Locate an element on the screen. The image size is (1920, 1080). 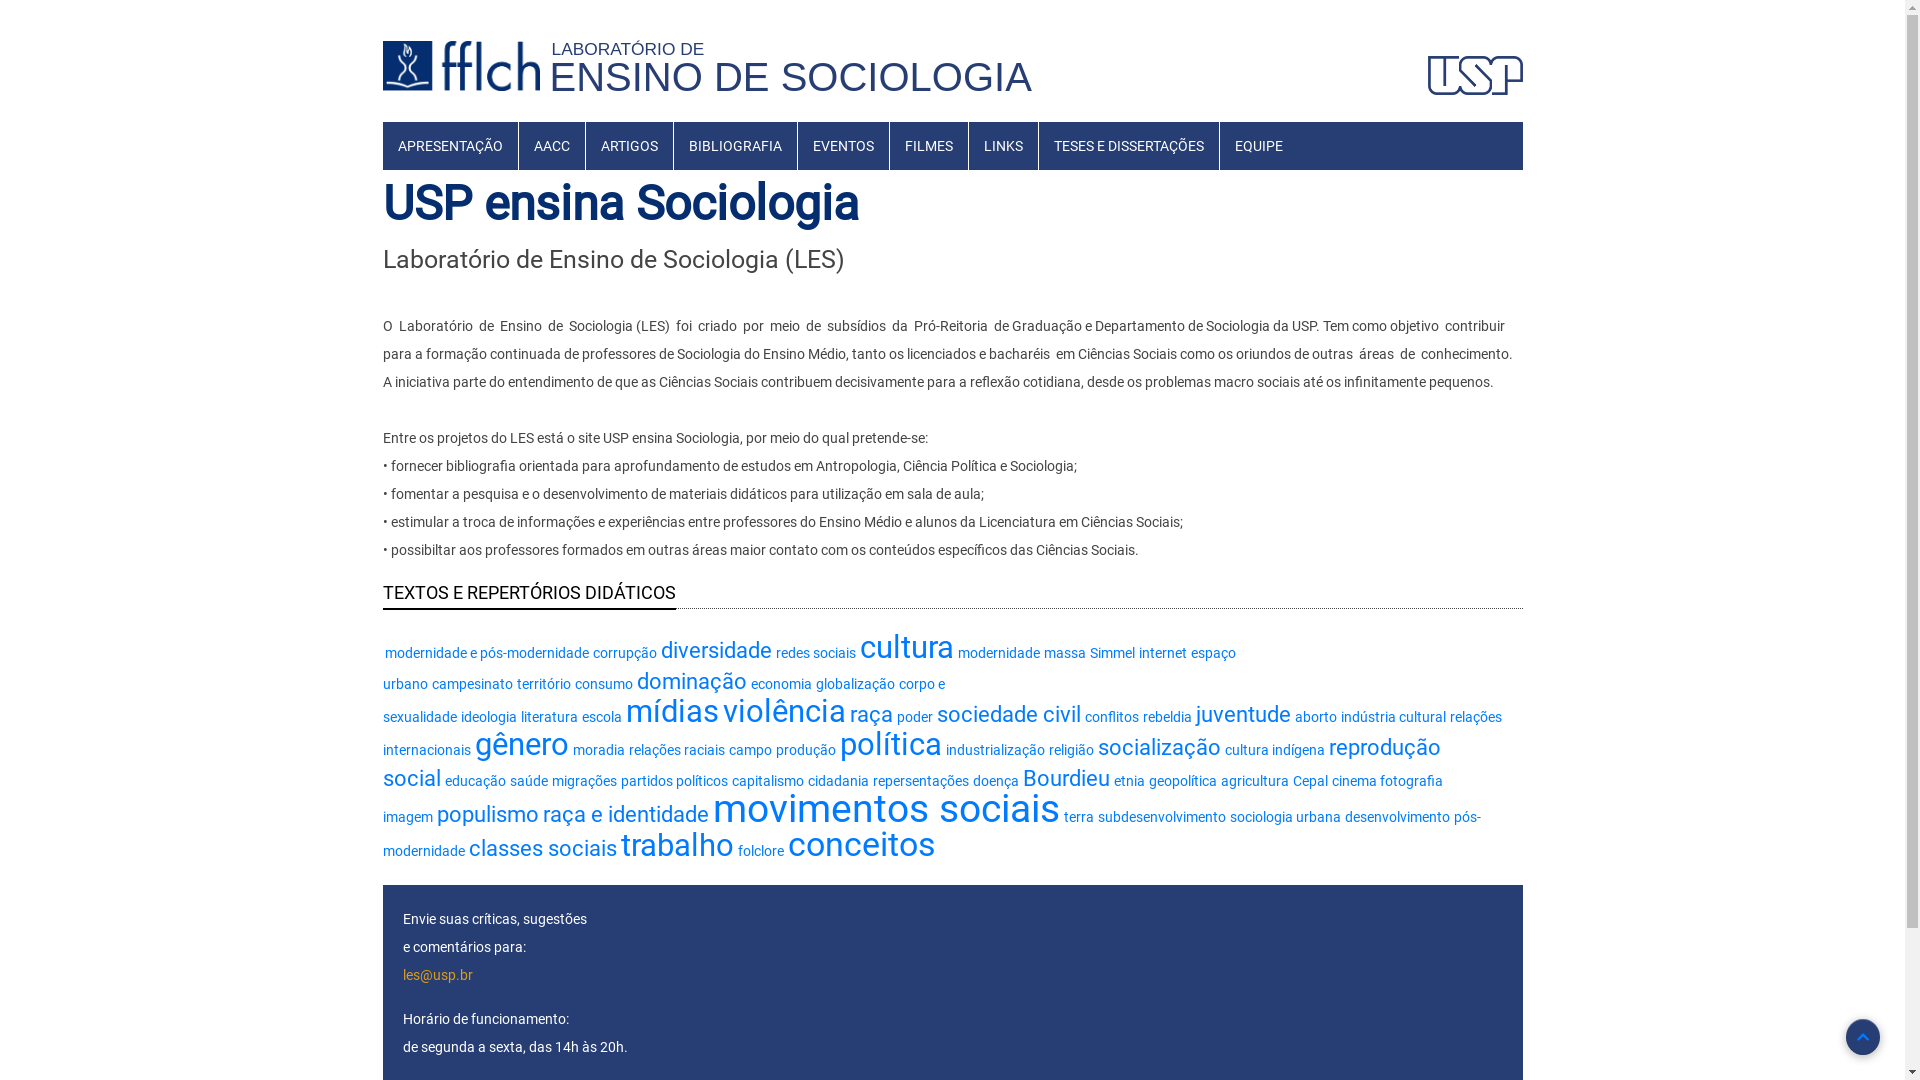
'LINKS' is located at coordinates (1002, 145).